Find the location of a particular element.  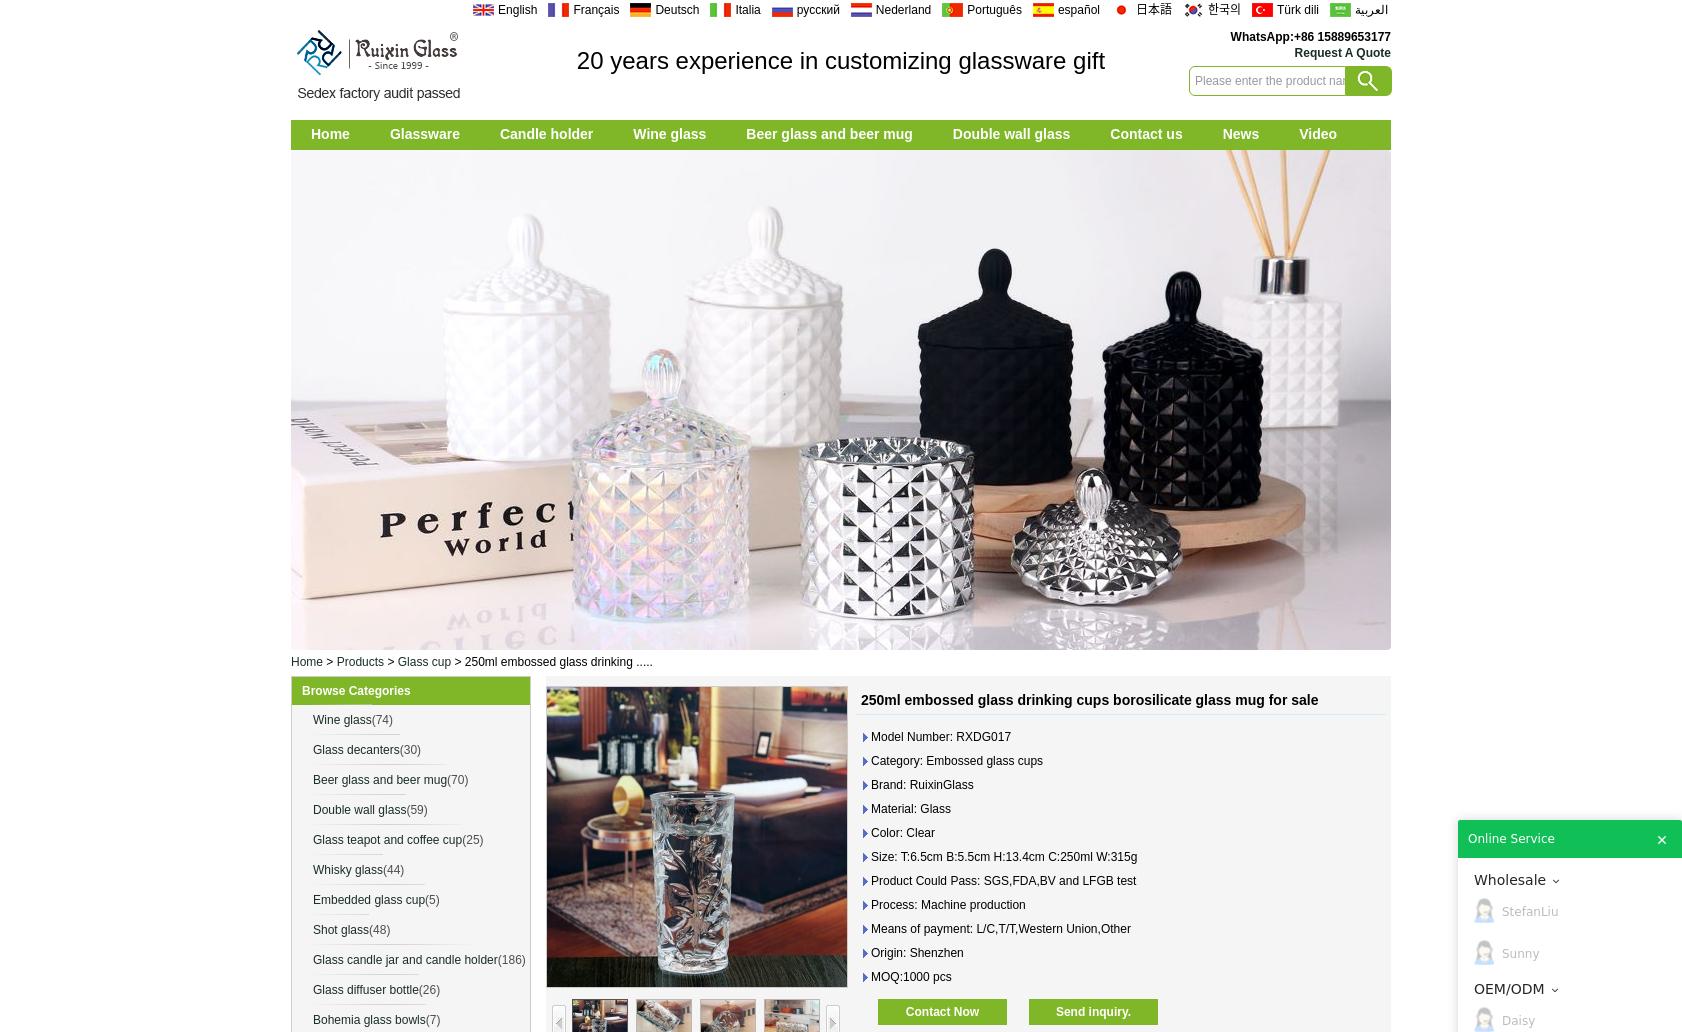

'(7)' is located at coordinates (432, 1019).